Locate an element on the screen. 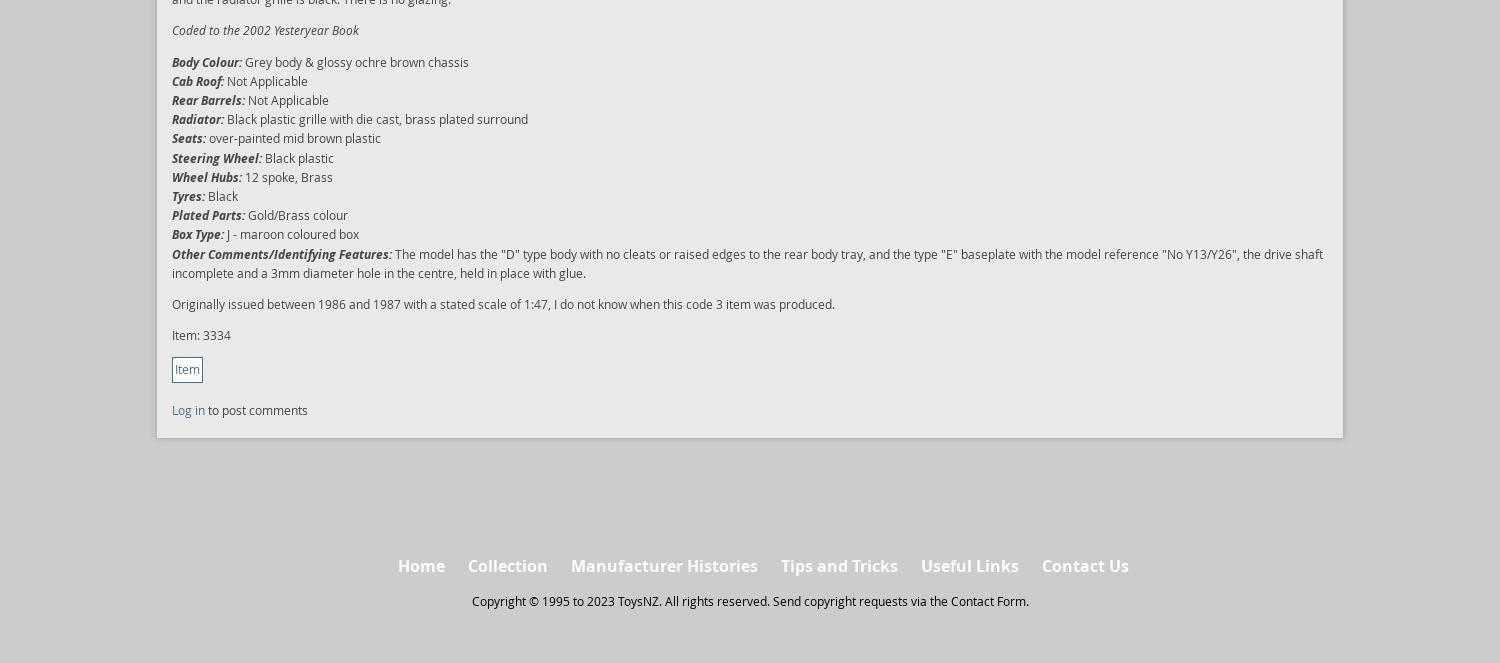 Image resolution: width=1500 pixels, height=663 pixels. 'Cab Roof:' is located at coordinates (197, 80).